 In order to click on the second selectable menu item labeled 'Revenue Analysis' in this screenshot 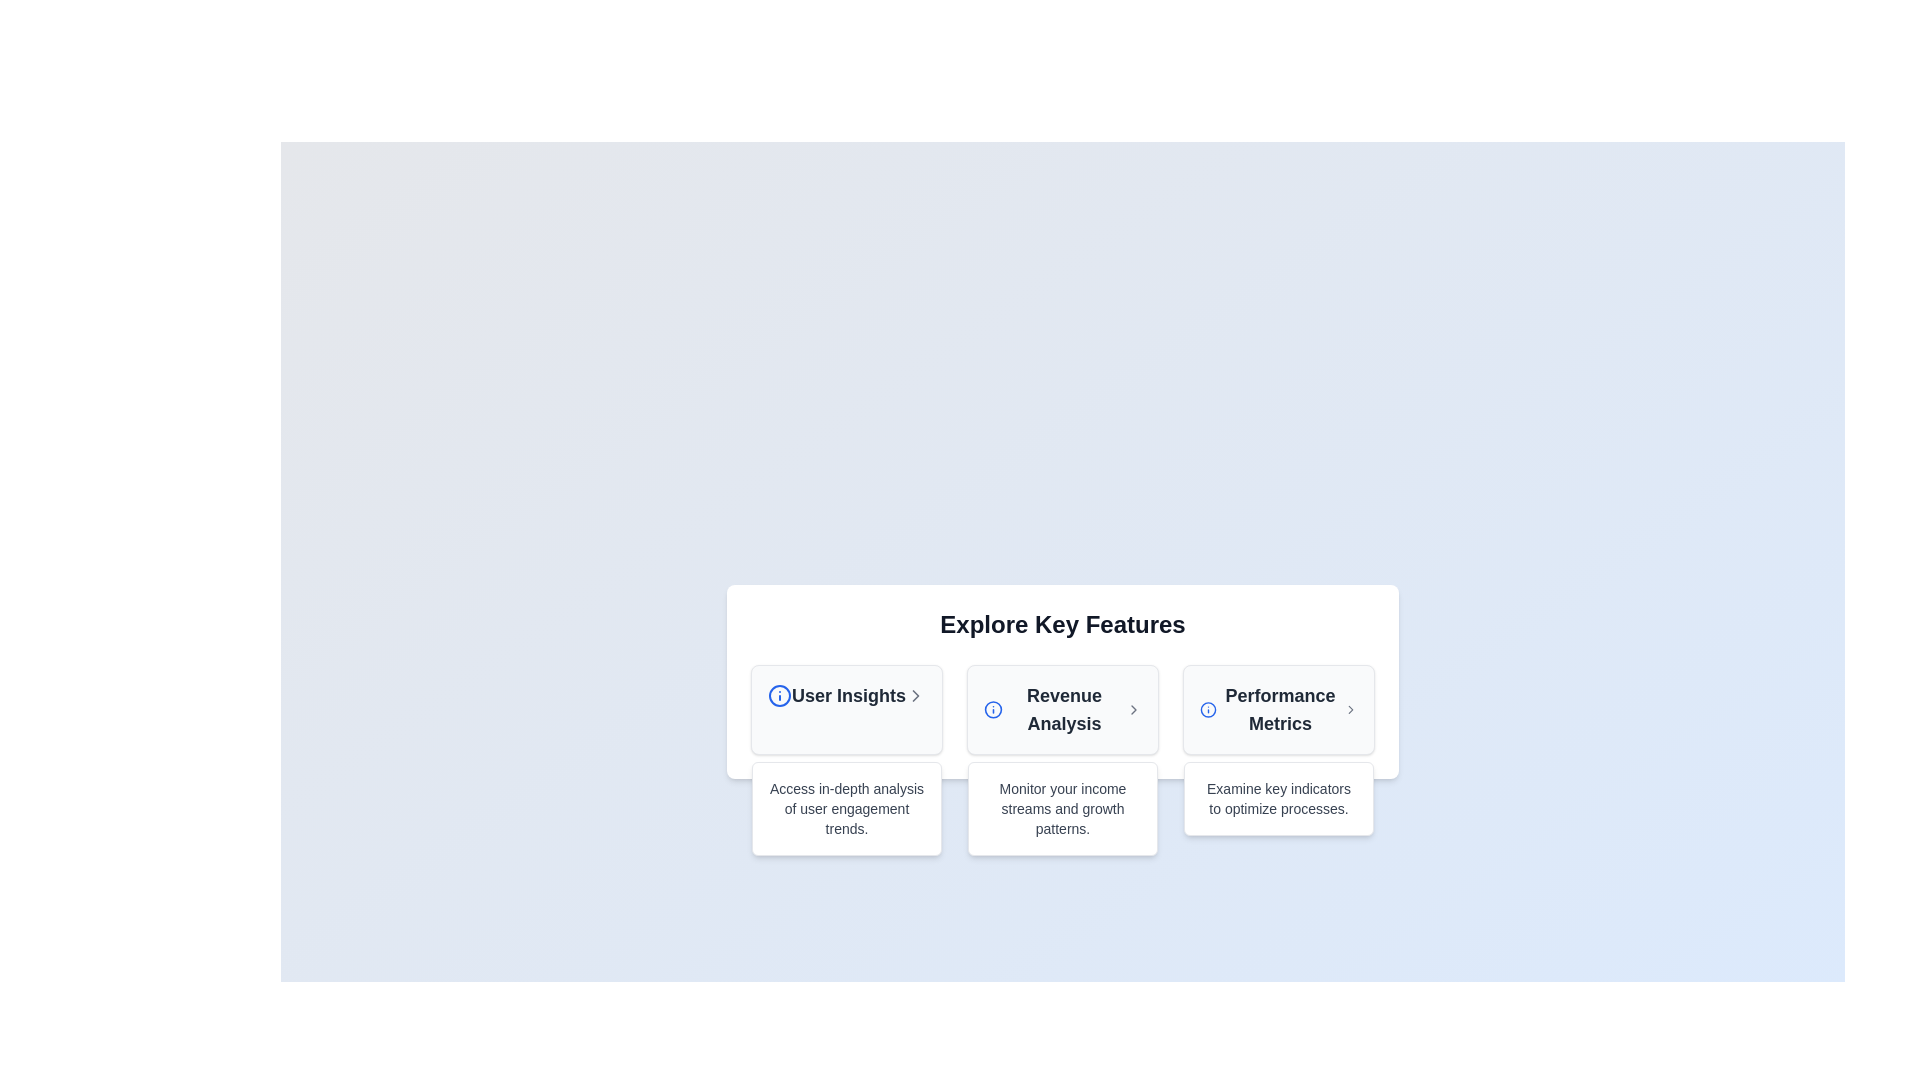, I will do `click(1061, 708)`.